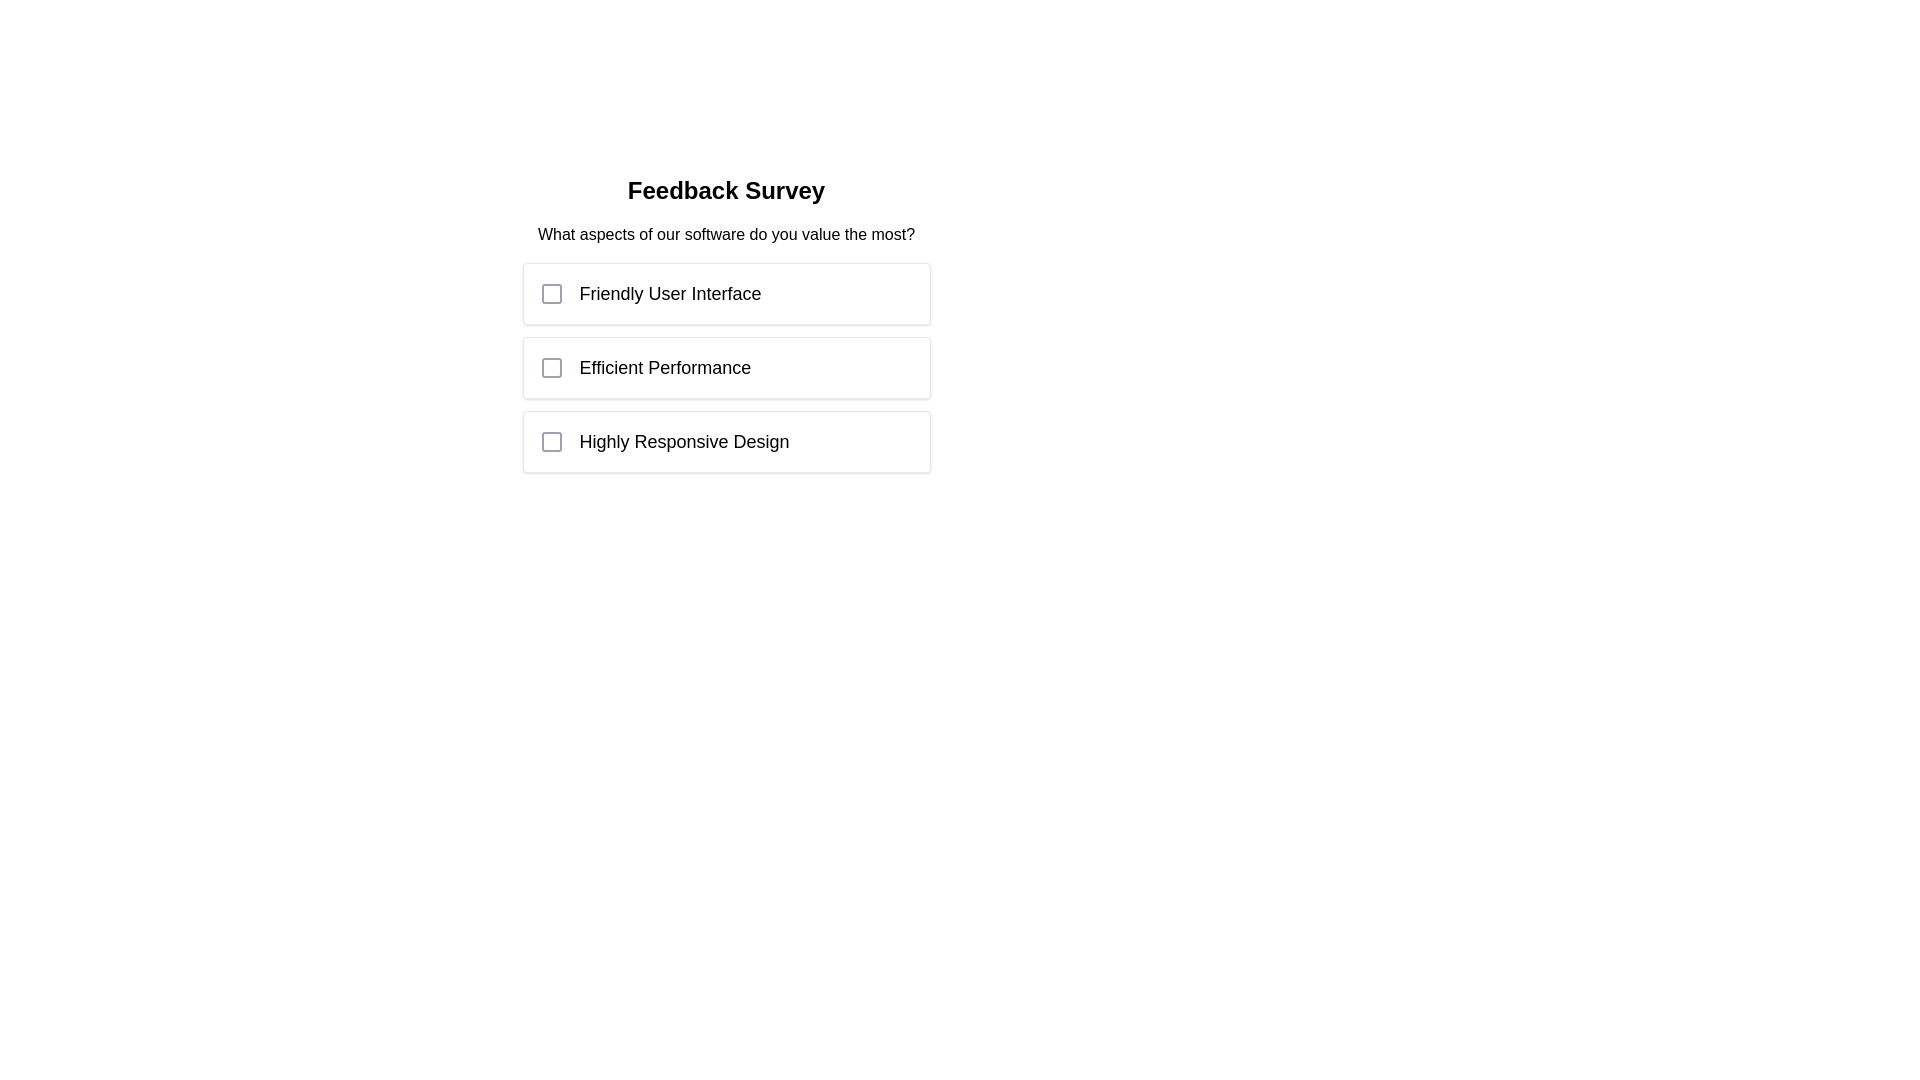  I want to click on the checkbox for the 'Efficient Performance' option in the feedback survey, so click(551, 367).